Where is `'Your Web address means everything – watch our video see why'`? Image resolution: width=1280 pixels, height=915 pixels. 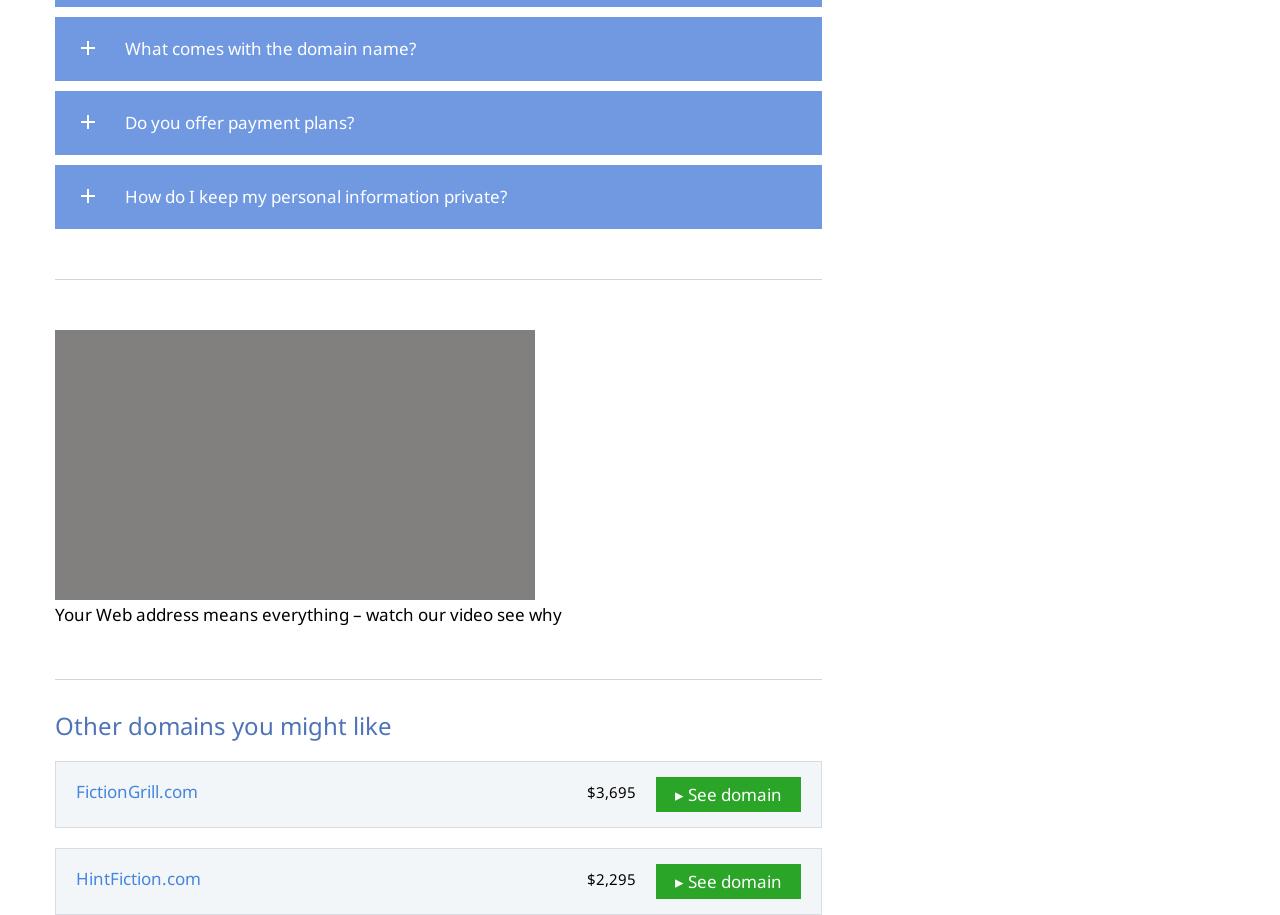
'Your Web address means everything – watch our video see why' is located at coordinates (307, 613).